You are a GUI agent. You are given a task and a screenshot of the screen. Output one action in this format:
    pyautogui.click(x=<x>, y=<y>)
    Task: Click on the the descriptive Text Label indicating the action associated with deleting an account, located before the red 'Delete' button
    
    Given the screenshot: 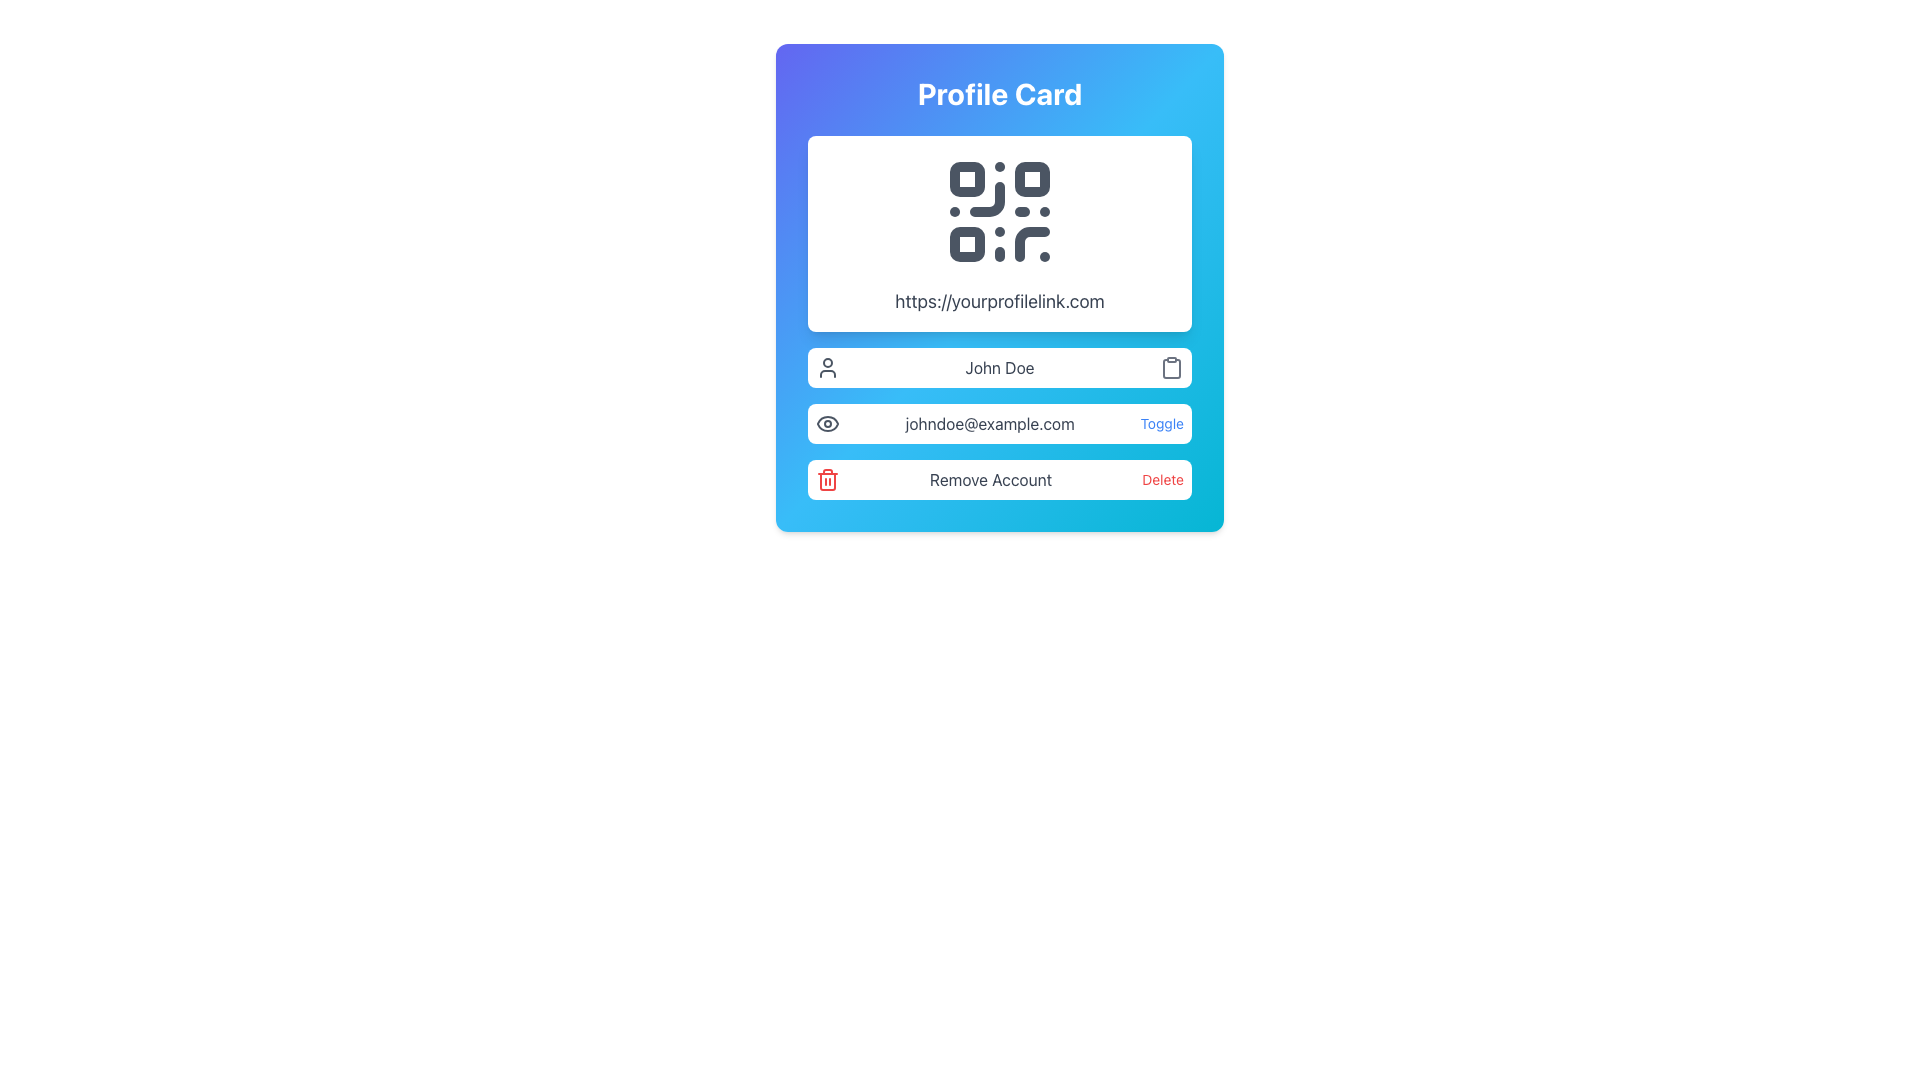 What is the action you would take?
    pyautogui.click(x=991, y=479)
    